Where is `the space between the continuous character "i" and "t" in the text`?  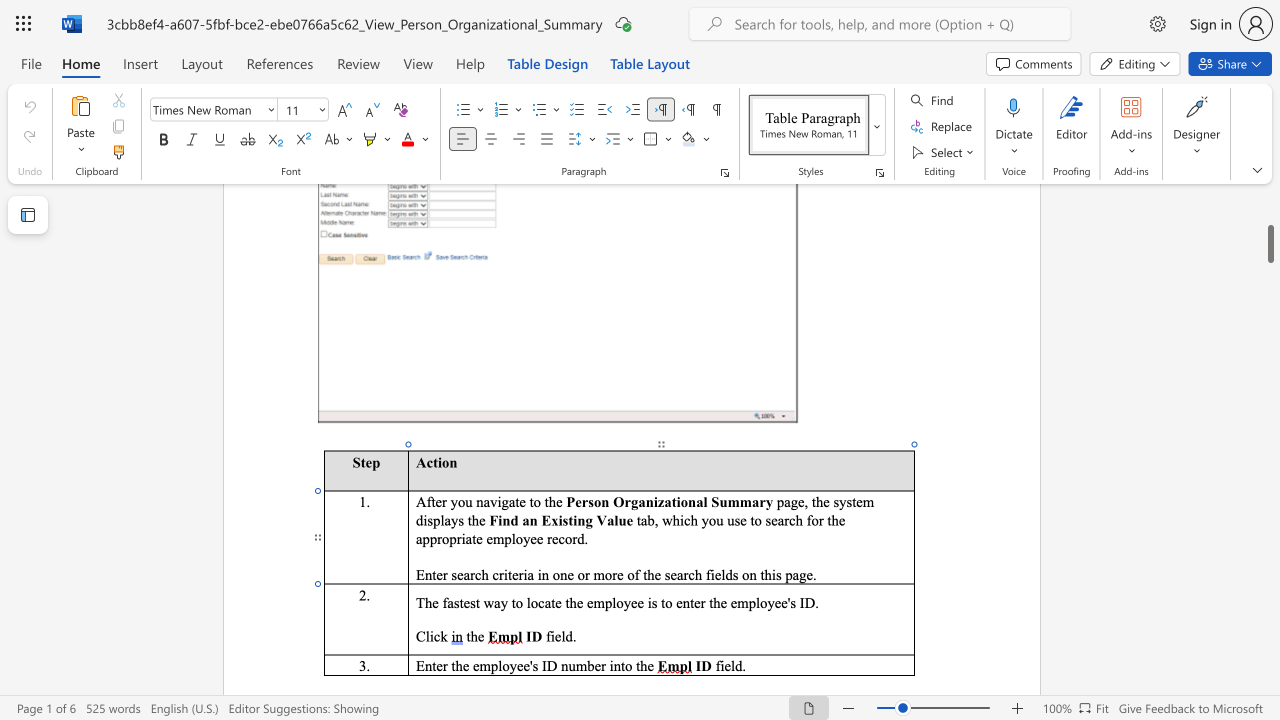
the space between the continuous character "i" and "t" in the text is located at coordinates (508, 574).